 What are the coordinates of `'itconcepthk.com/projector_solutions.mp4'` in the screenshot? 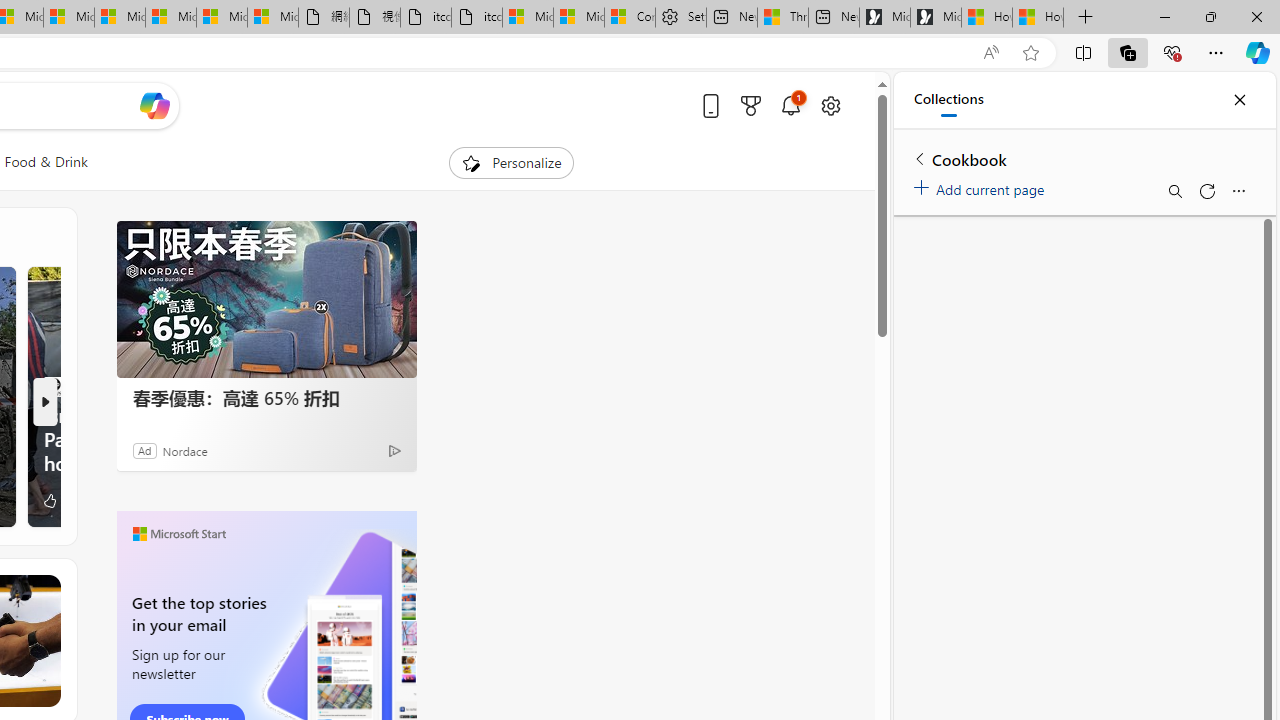 It's located at (475, 17).